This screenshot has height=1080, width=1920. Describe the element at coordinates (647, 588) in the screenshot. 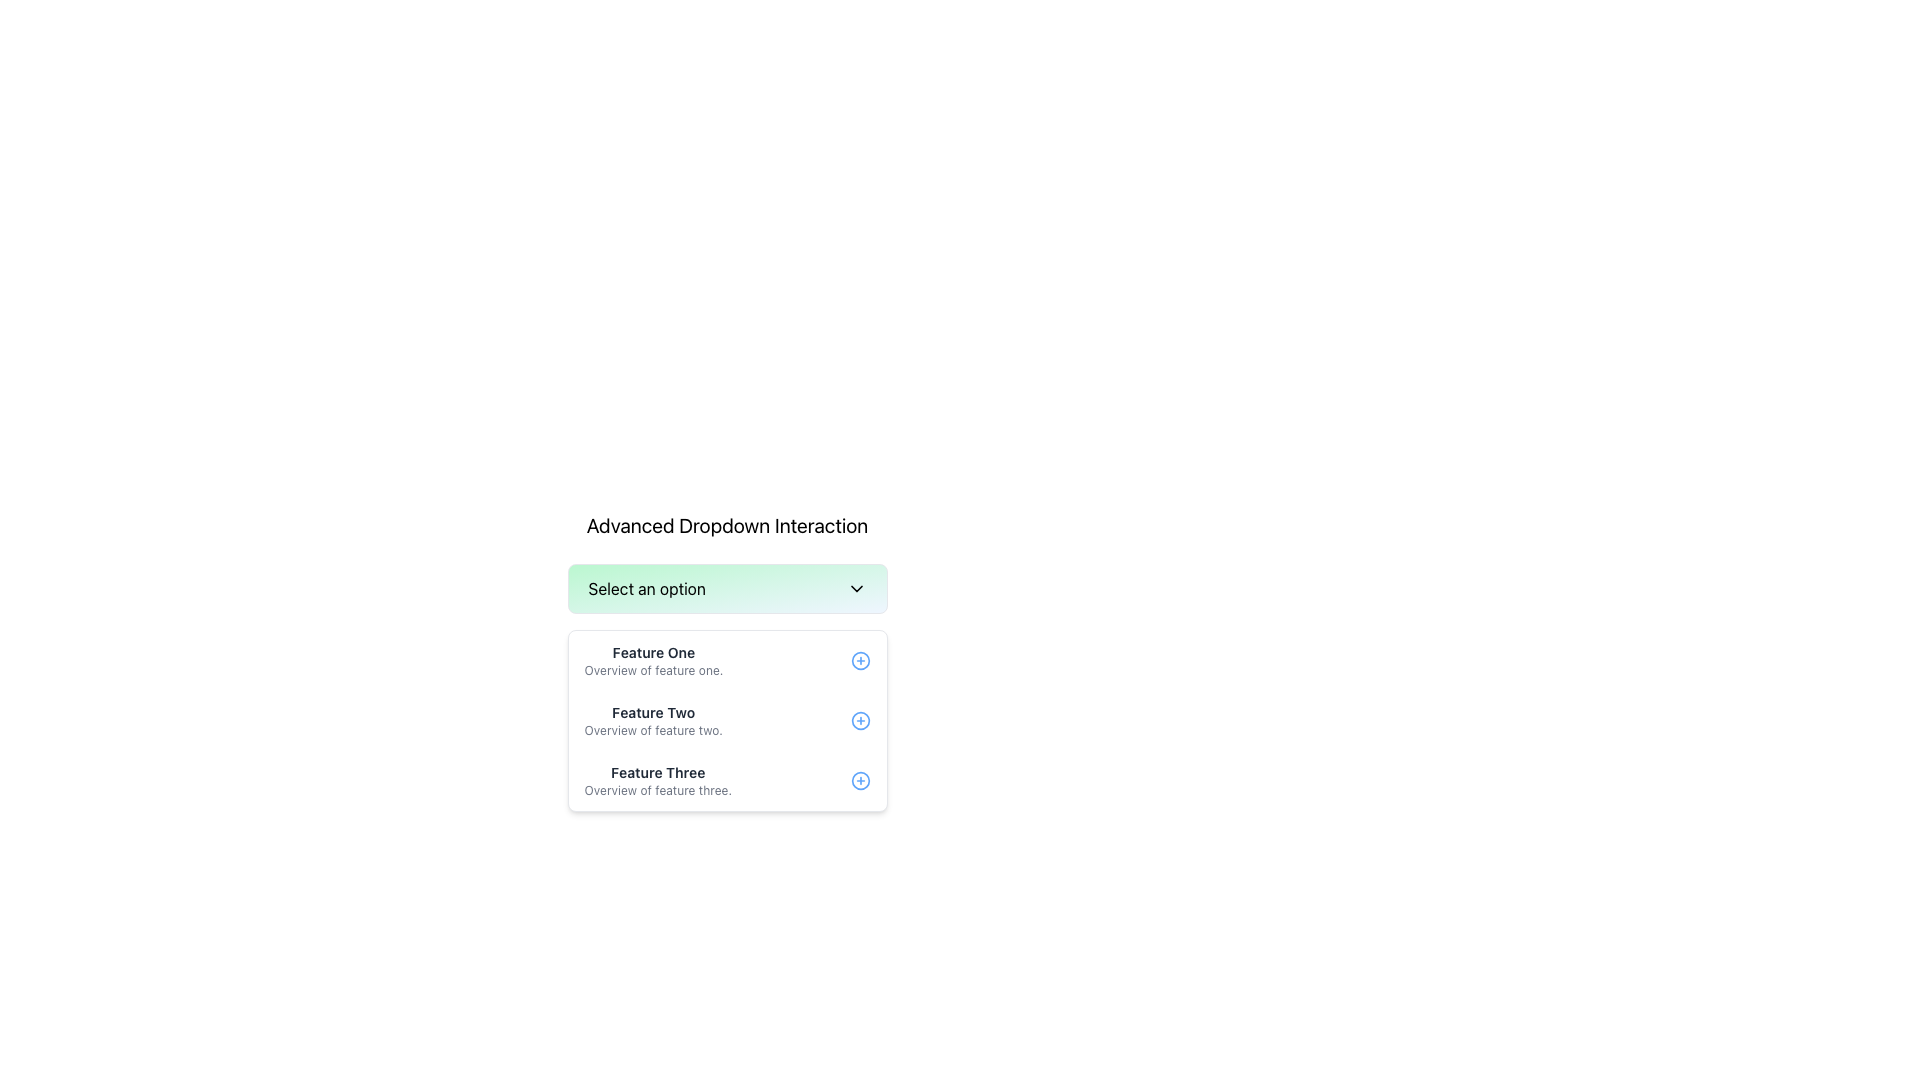

I see `the static label text within the dropdown menu that prompts the user to select an option` at that location.